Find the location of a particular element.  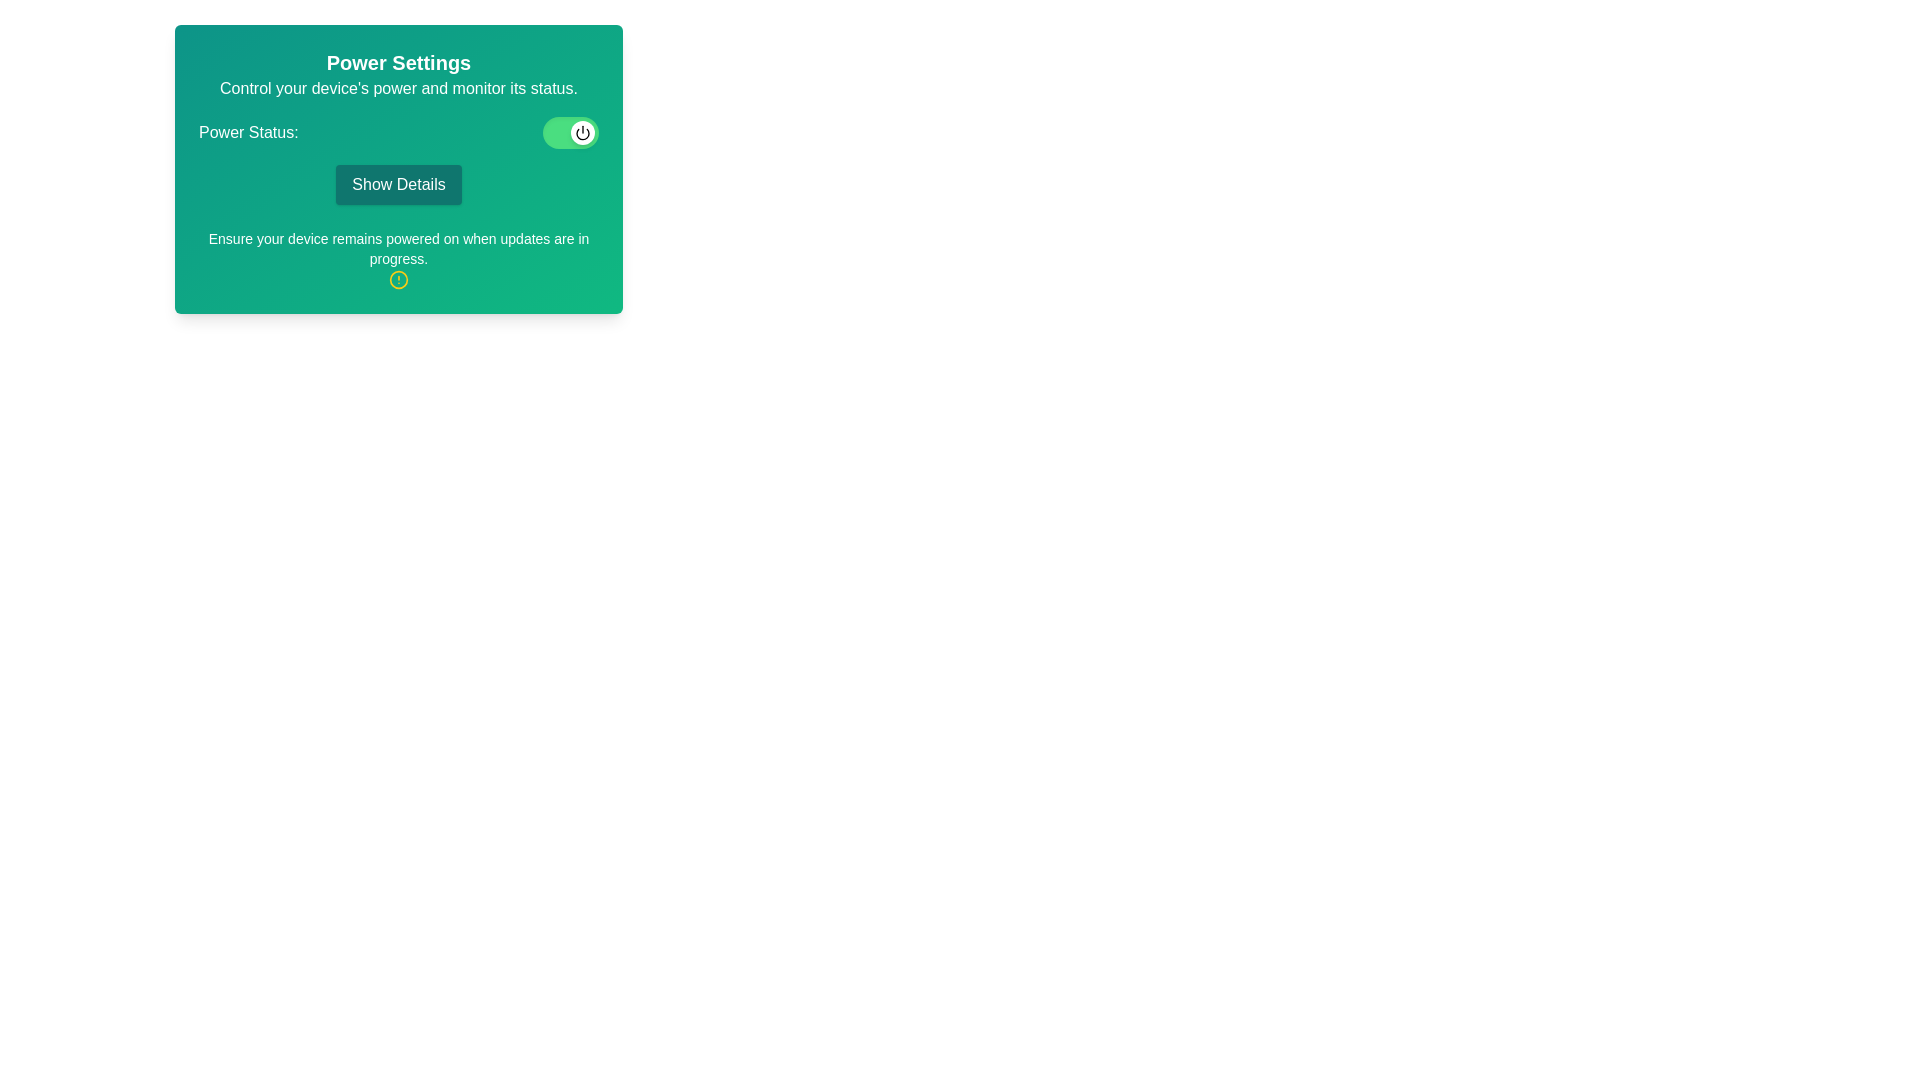

the toggle switch located to the right of the 'Power Status:' label in the 'Power Settings' card is located at coordinates (570, 132).